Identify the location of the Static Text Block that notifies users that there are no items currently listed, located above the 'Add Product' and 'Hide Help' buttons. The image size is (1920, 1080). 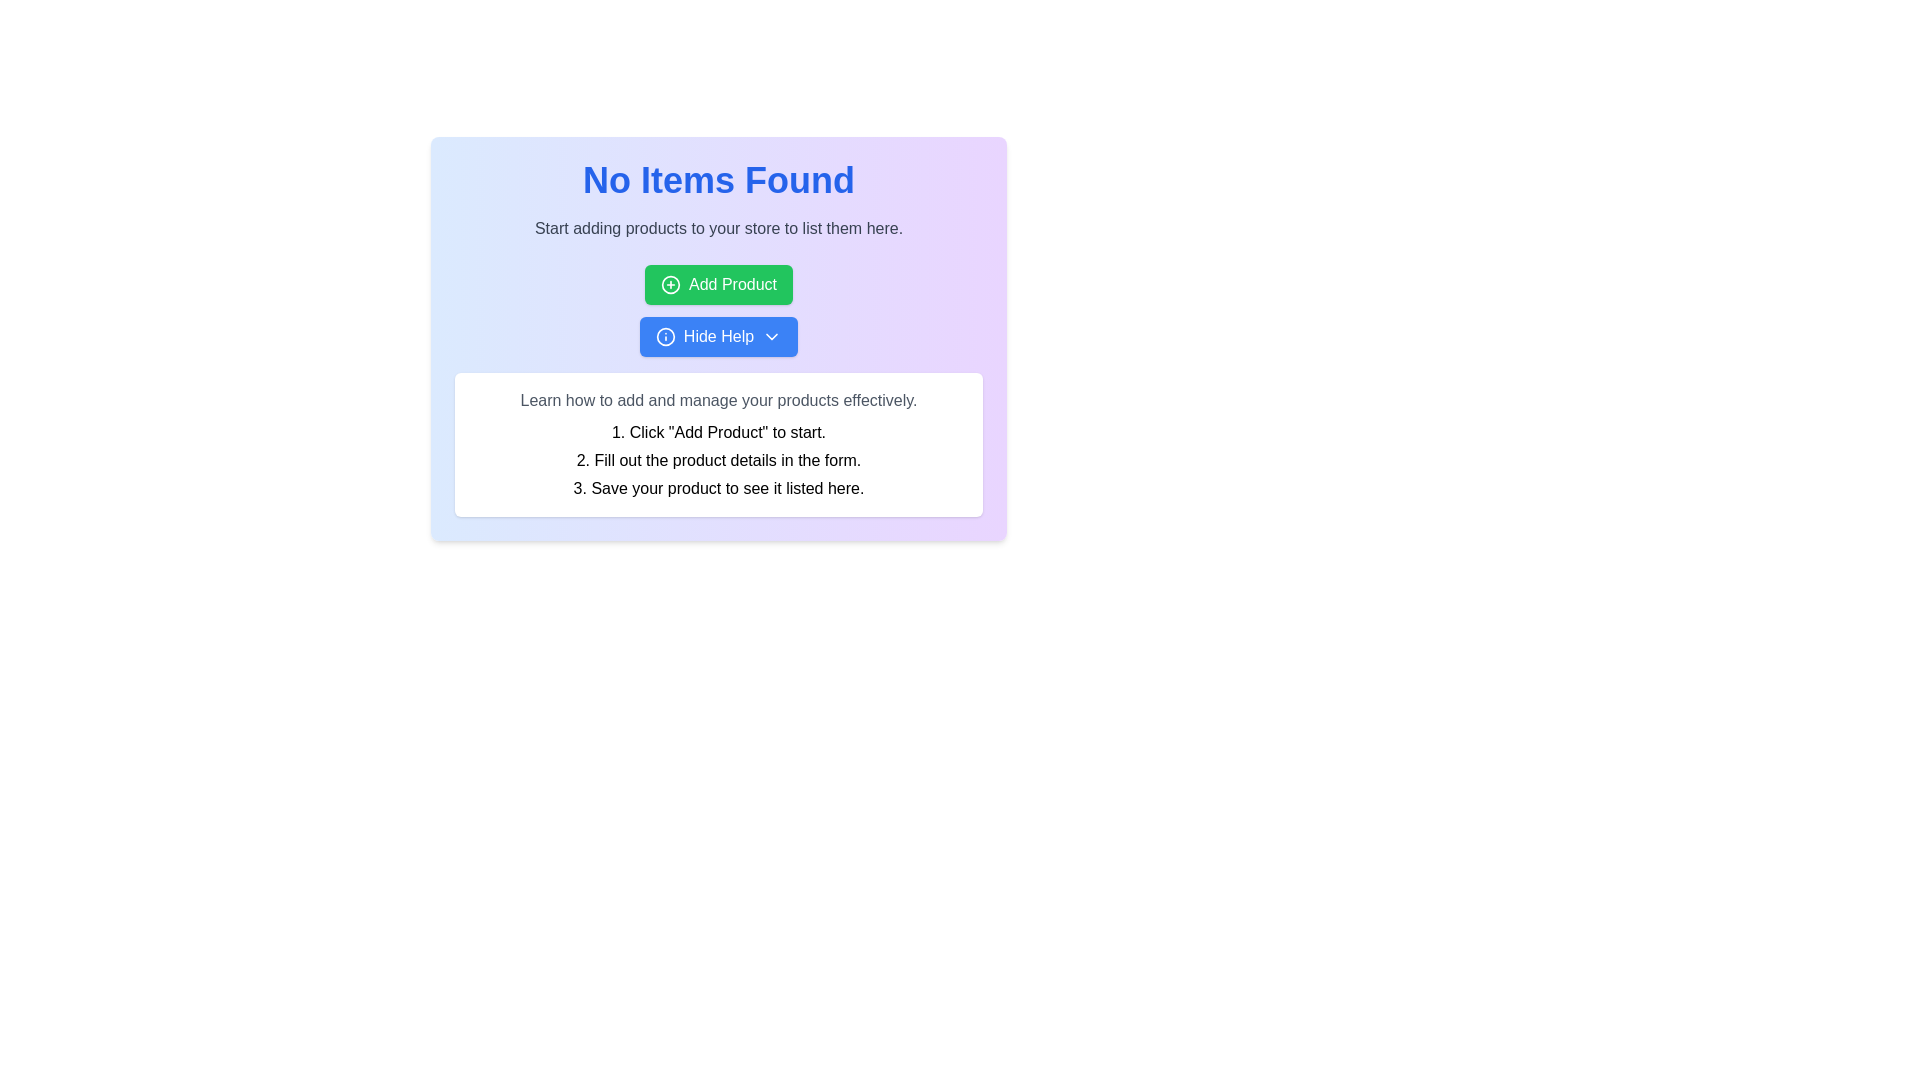
(719, 200).